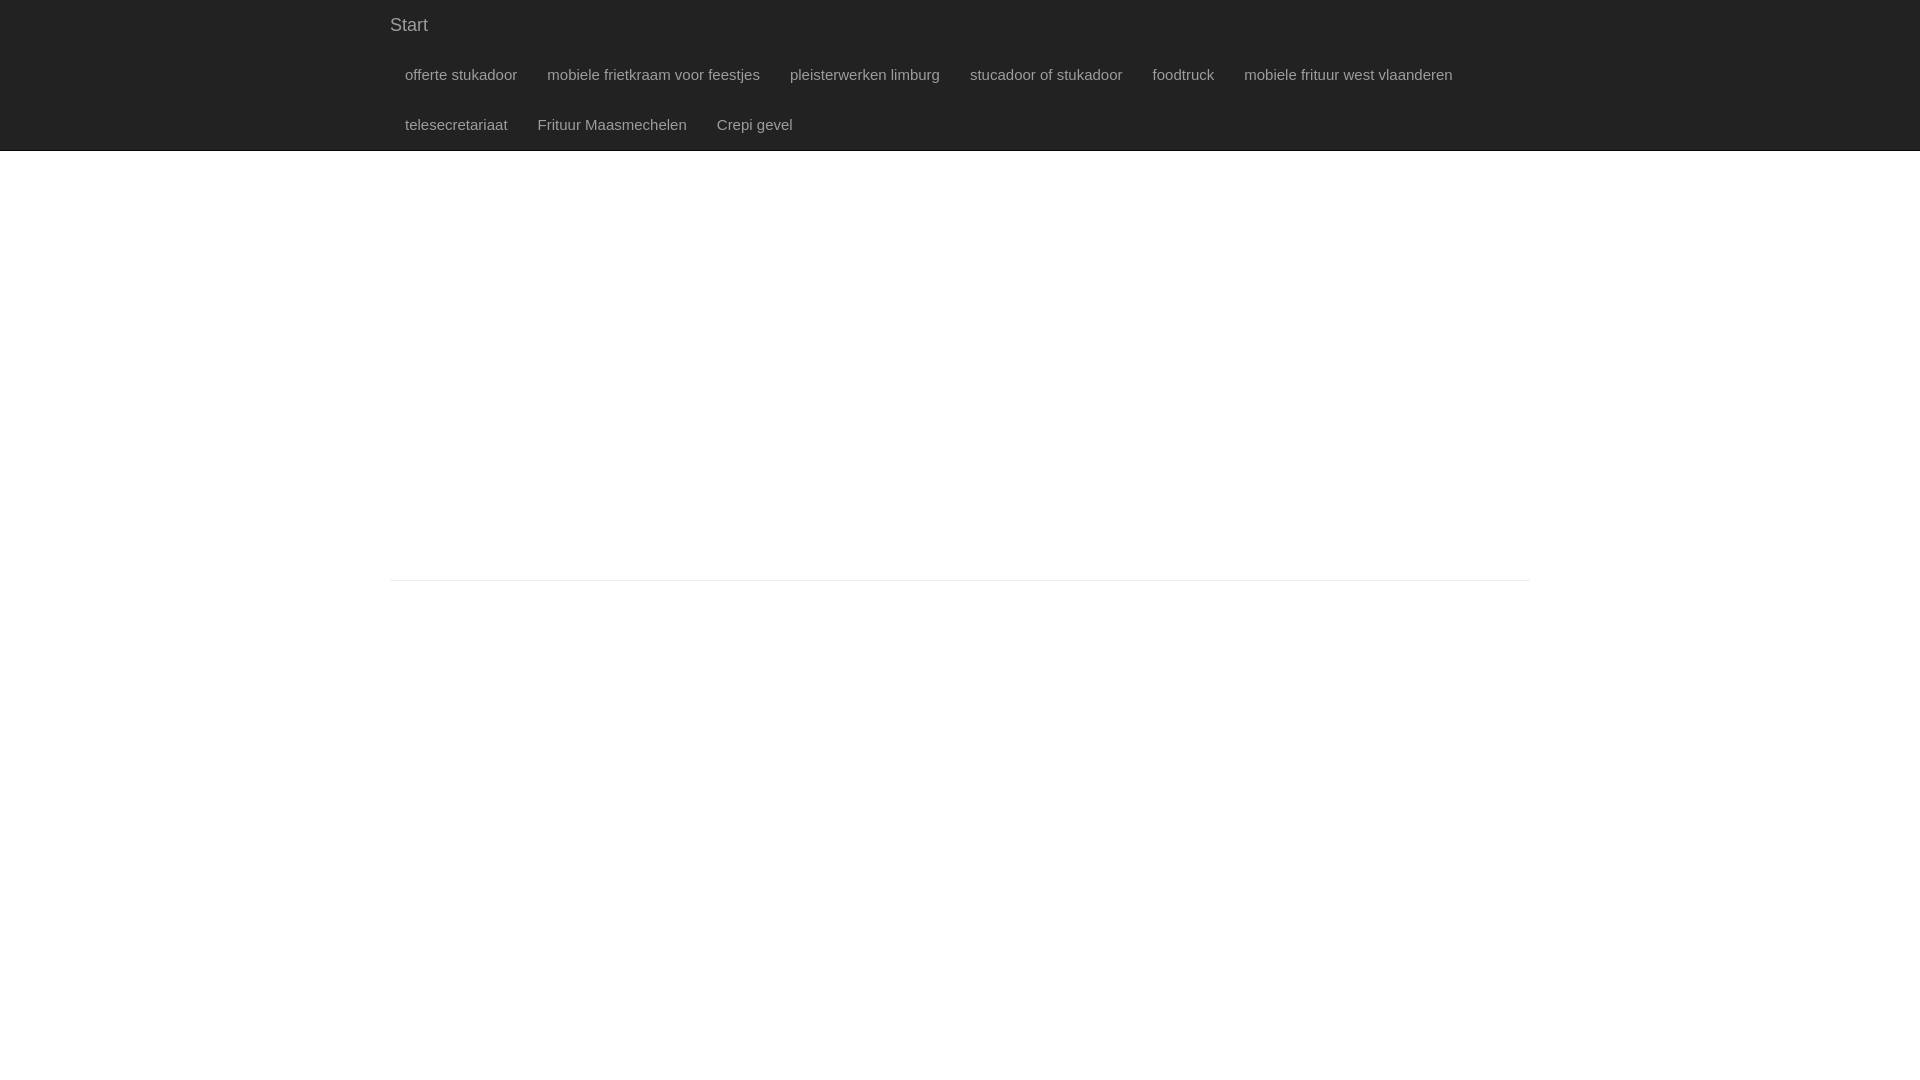 Image resolution: width=1920 pixels, height=1080 pixels. Describe the element at coordinates (1045, 73) in the screenshot. I see `'stucadoor of stukadoor'` at that location.